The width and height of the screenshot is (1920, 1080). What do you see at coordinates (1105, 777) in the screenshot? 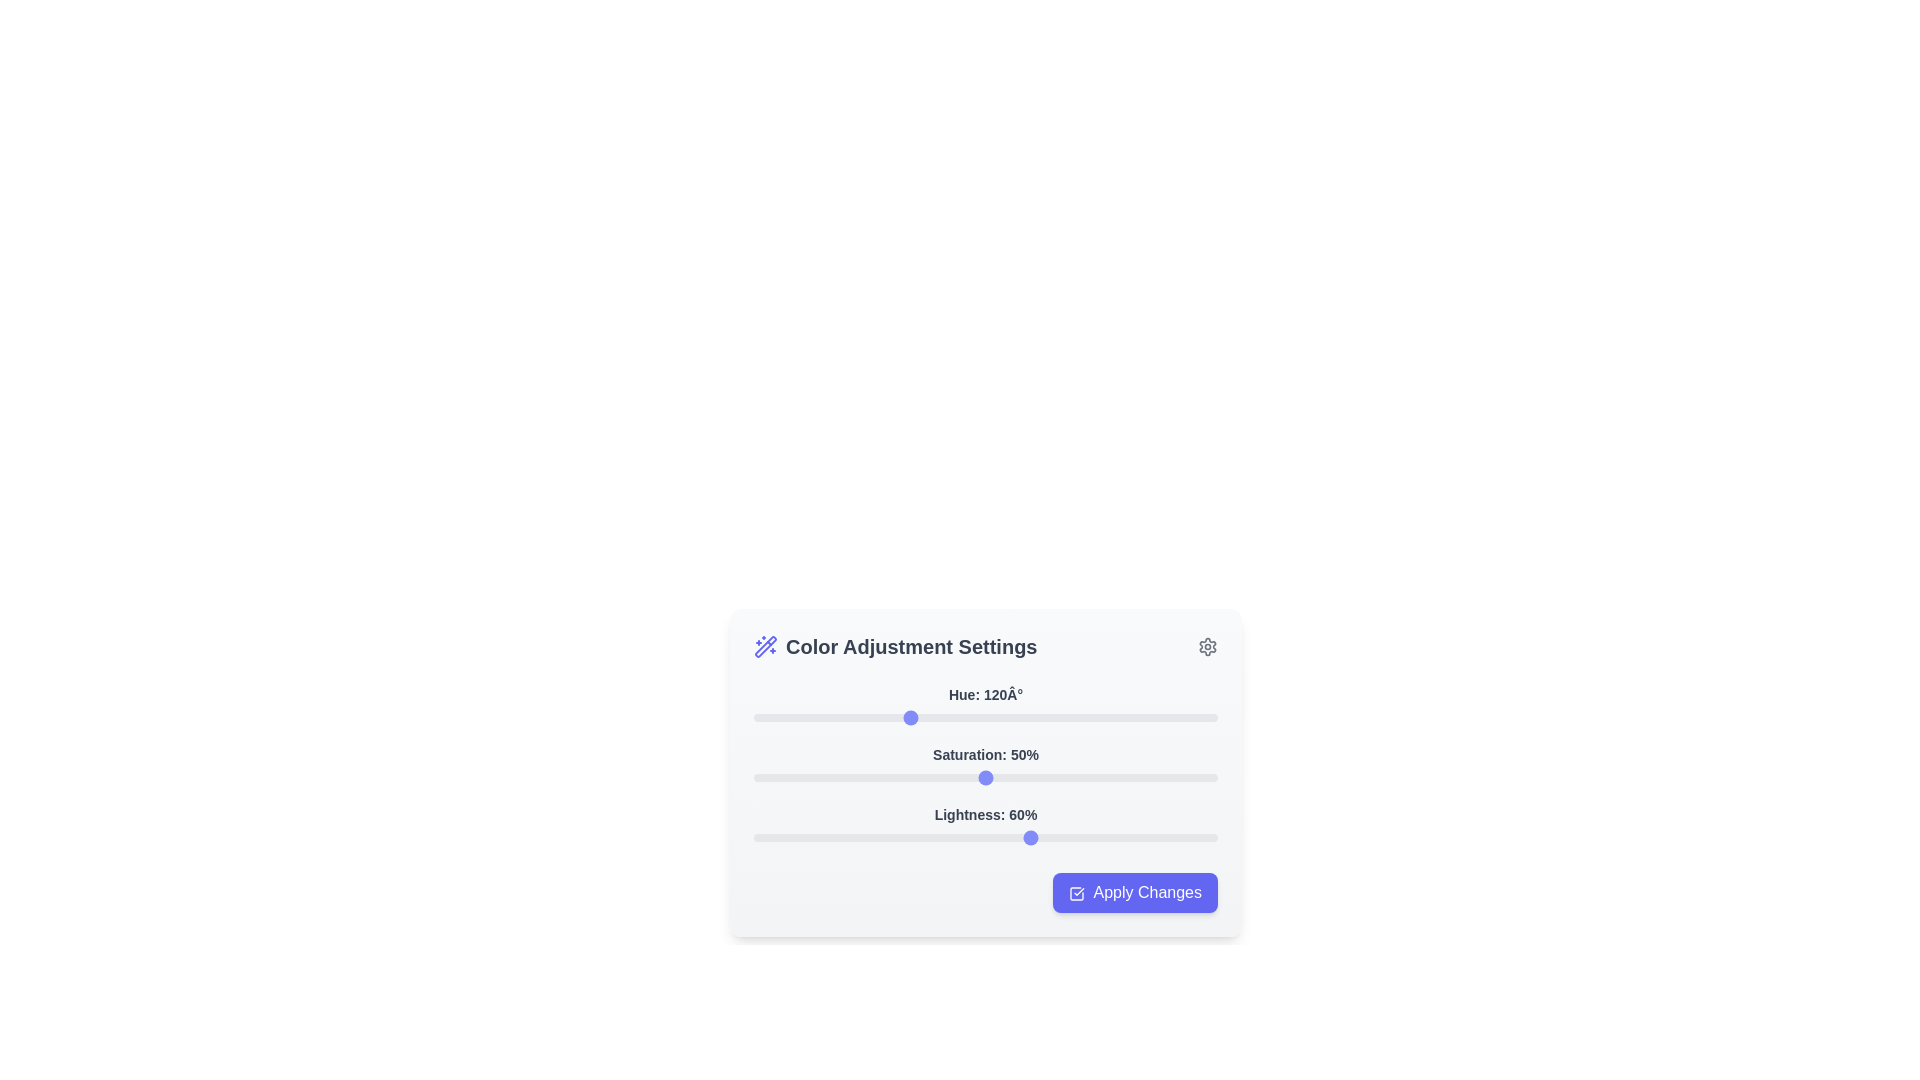
I see `the saturation` at bounding box center [1105, 777].